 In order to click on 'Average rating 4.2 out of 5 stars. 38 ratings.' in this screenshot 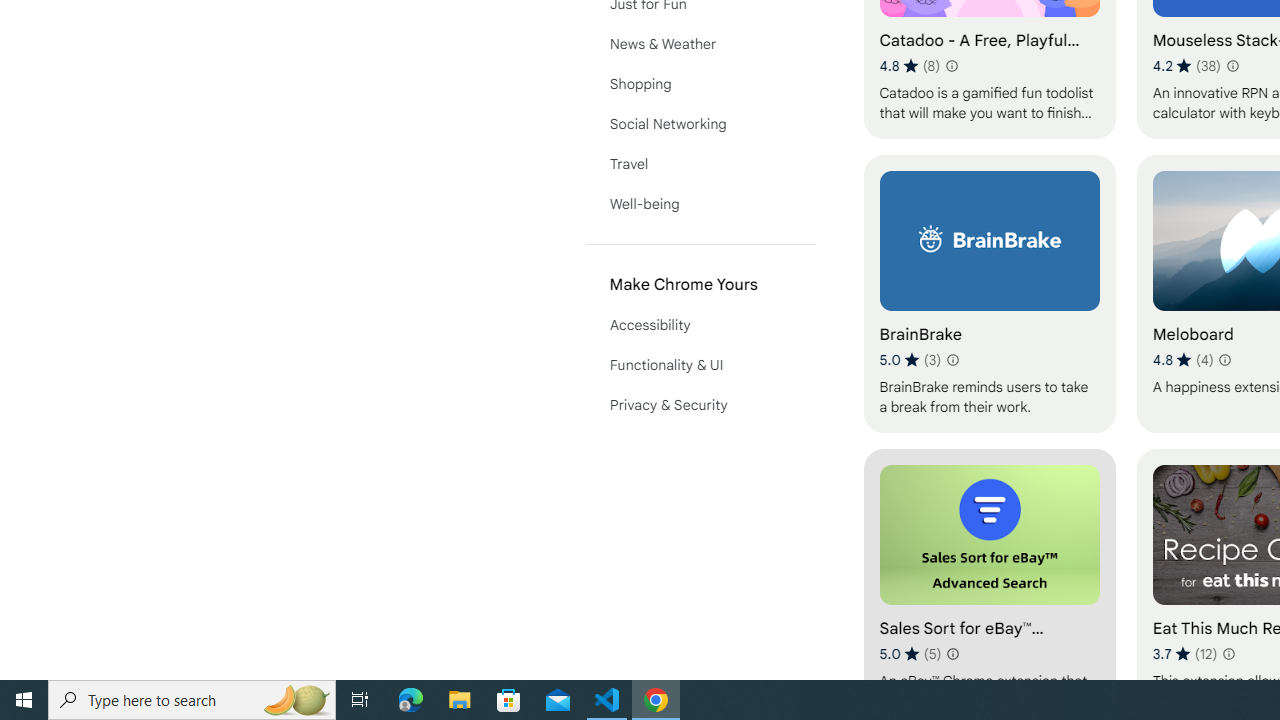, I will do `click(1187, 65)`.